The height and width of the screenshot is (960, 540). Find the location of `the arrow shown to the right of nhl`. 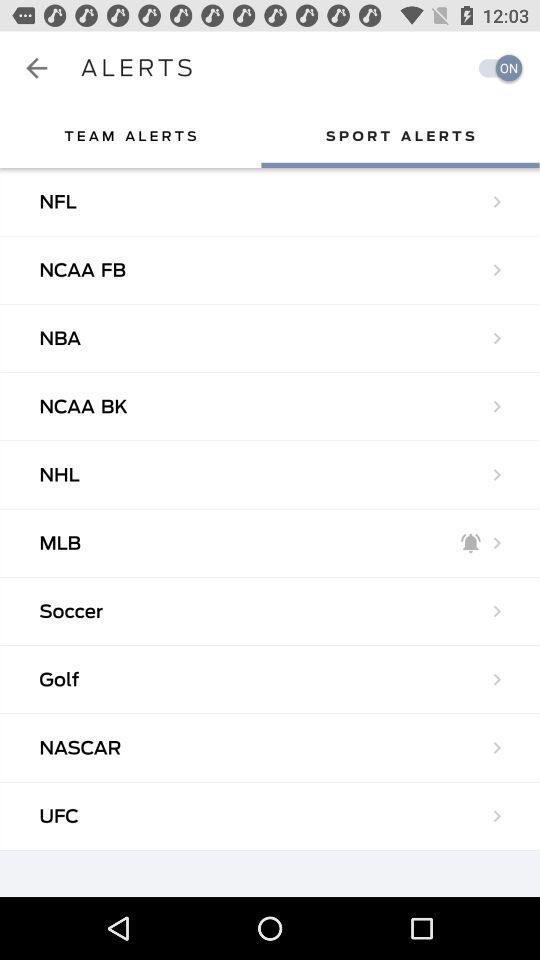

the arrow shown to the right of nhl is located at coordinates (496, 475).